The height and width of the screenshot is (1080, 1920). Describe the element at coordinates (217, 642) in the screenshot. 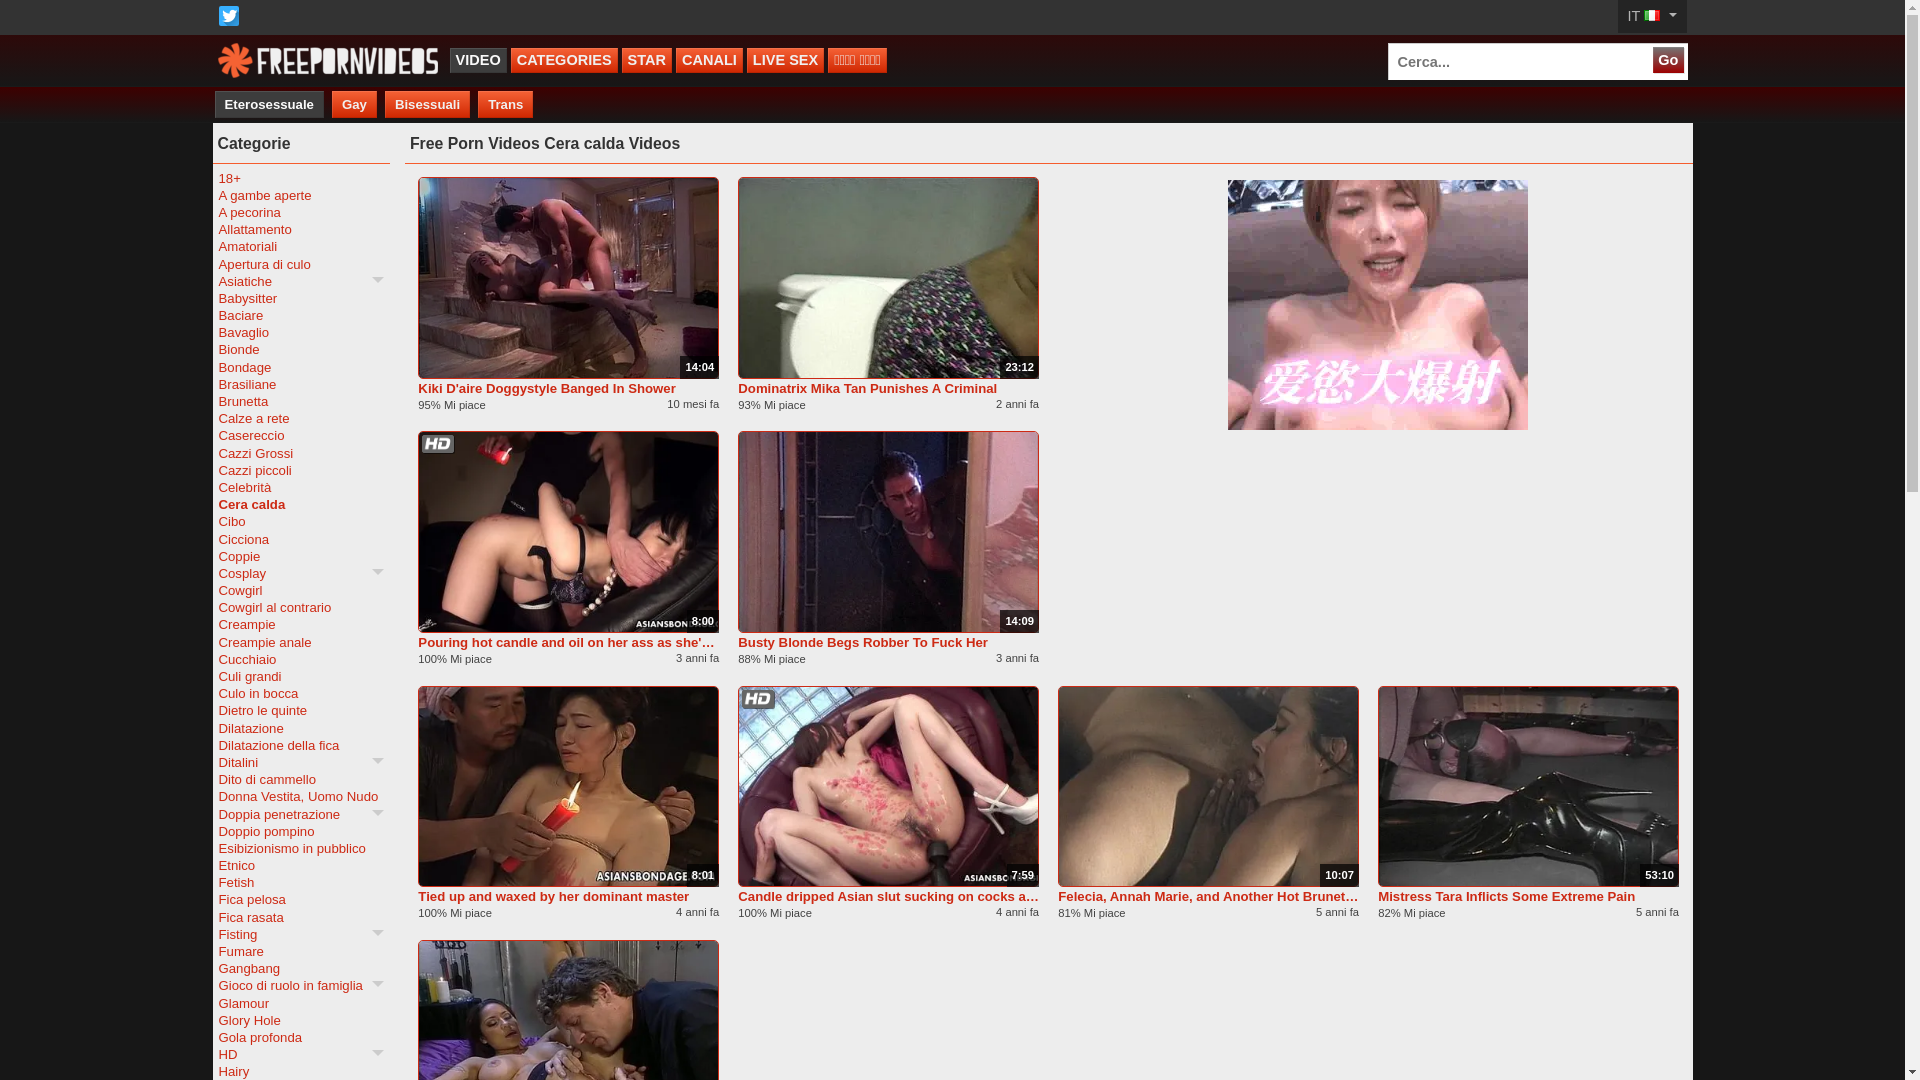

I see `'Creampie anale'` at that location.